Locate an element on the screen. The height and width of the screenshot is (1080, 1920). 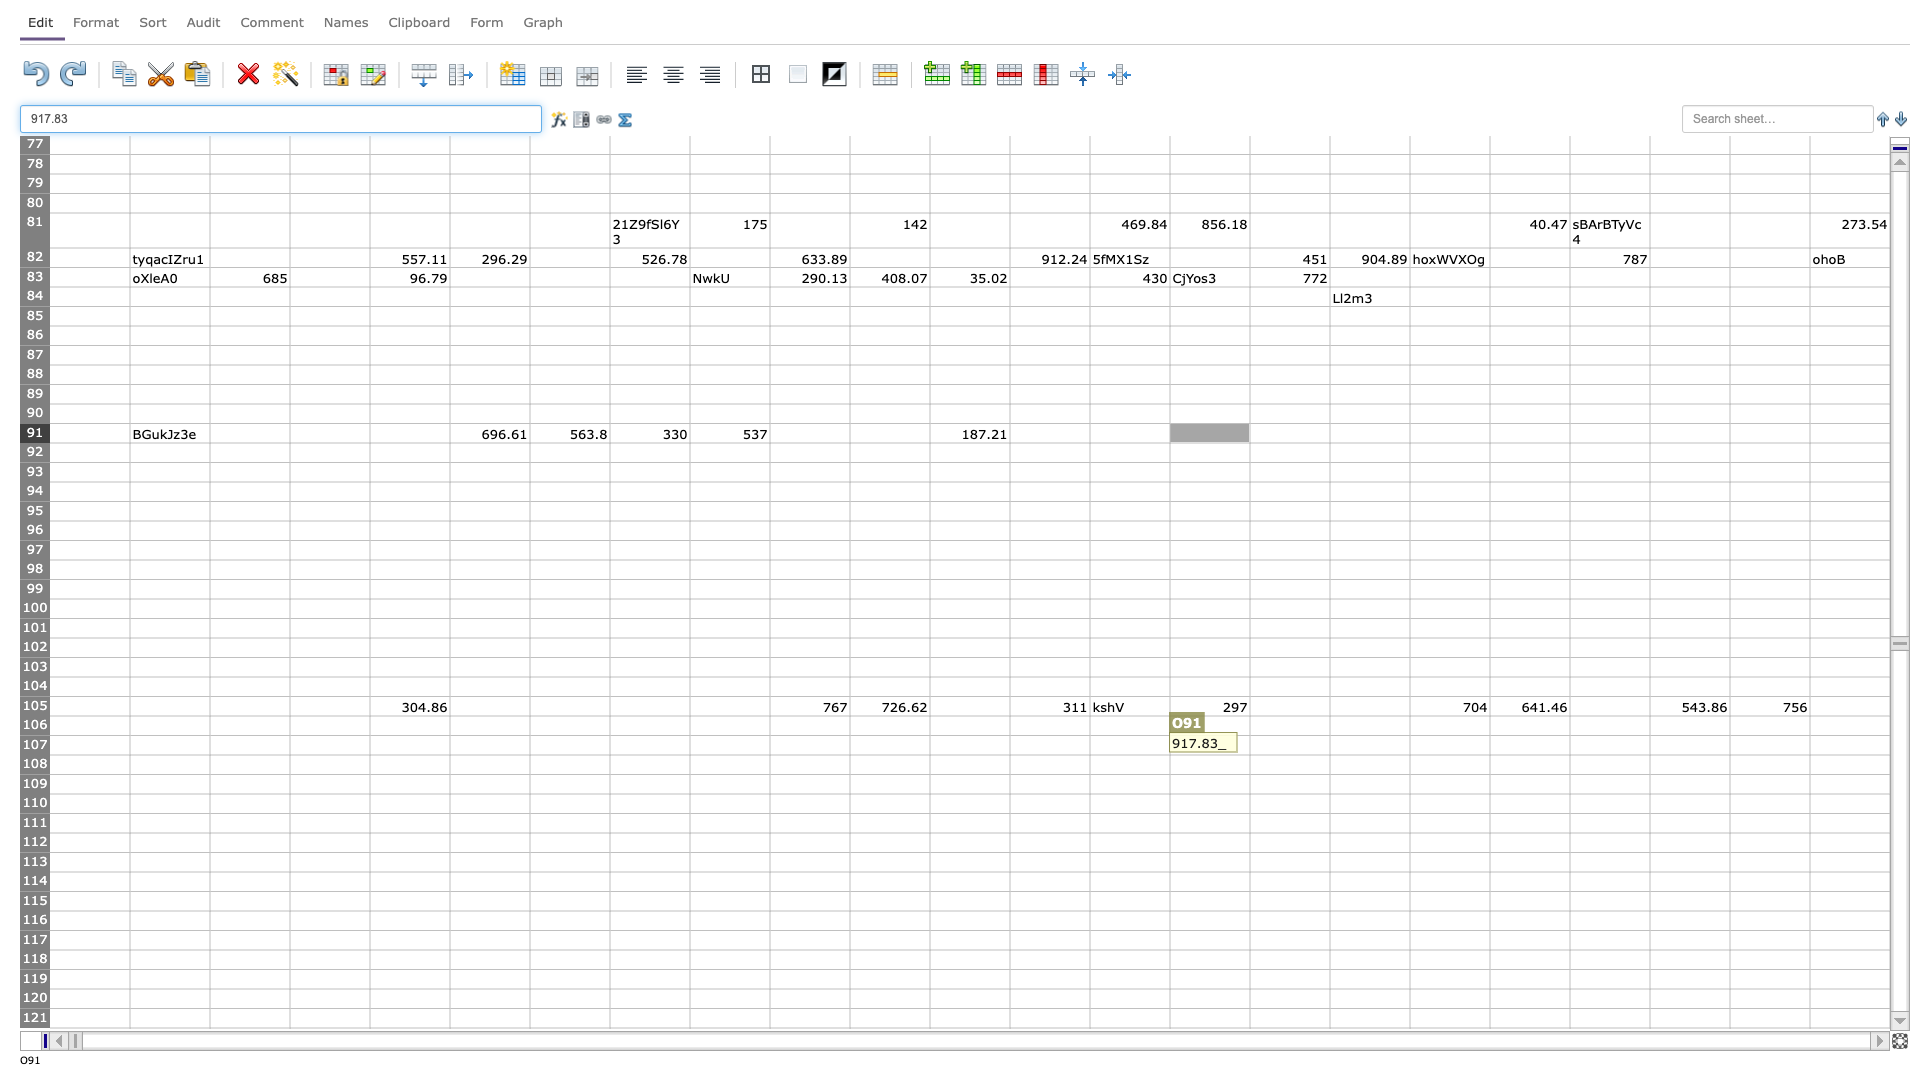
right edge of P107 is located at coordinates (1329, 745).